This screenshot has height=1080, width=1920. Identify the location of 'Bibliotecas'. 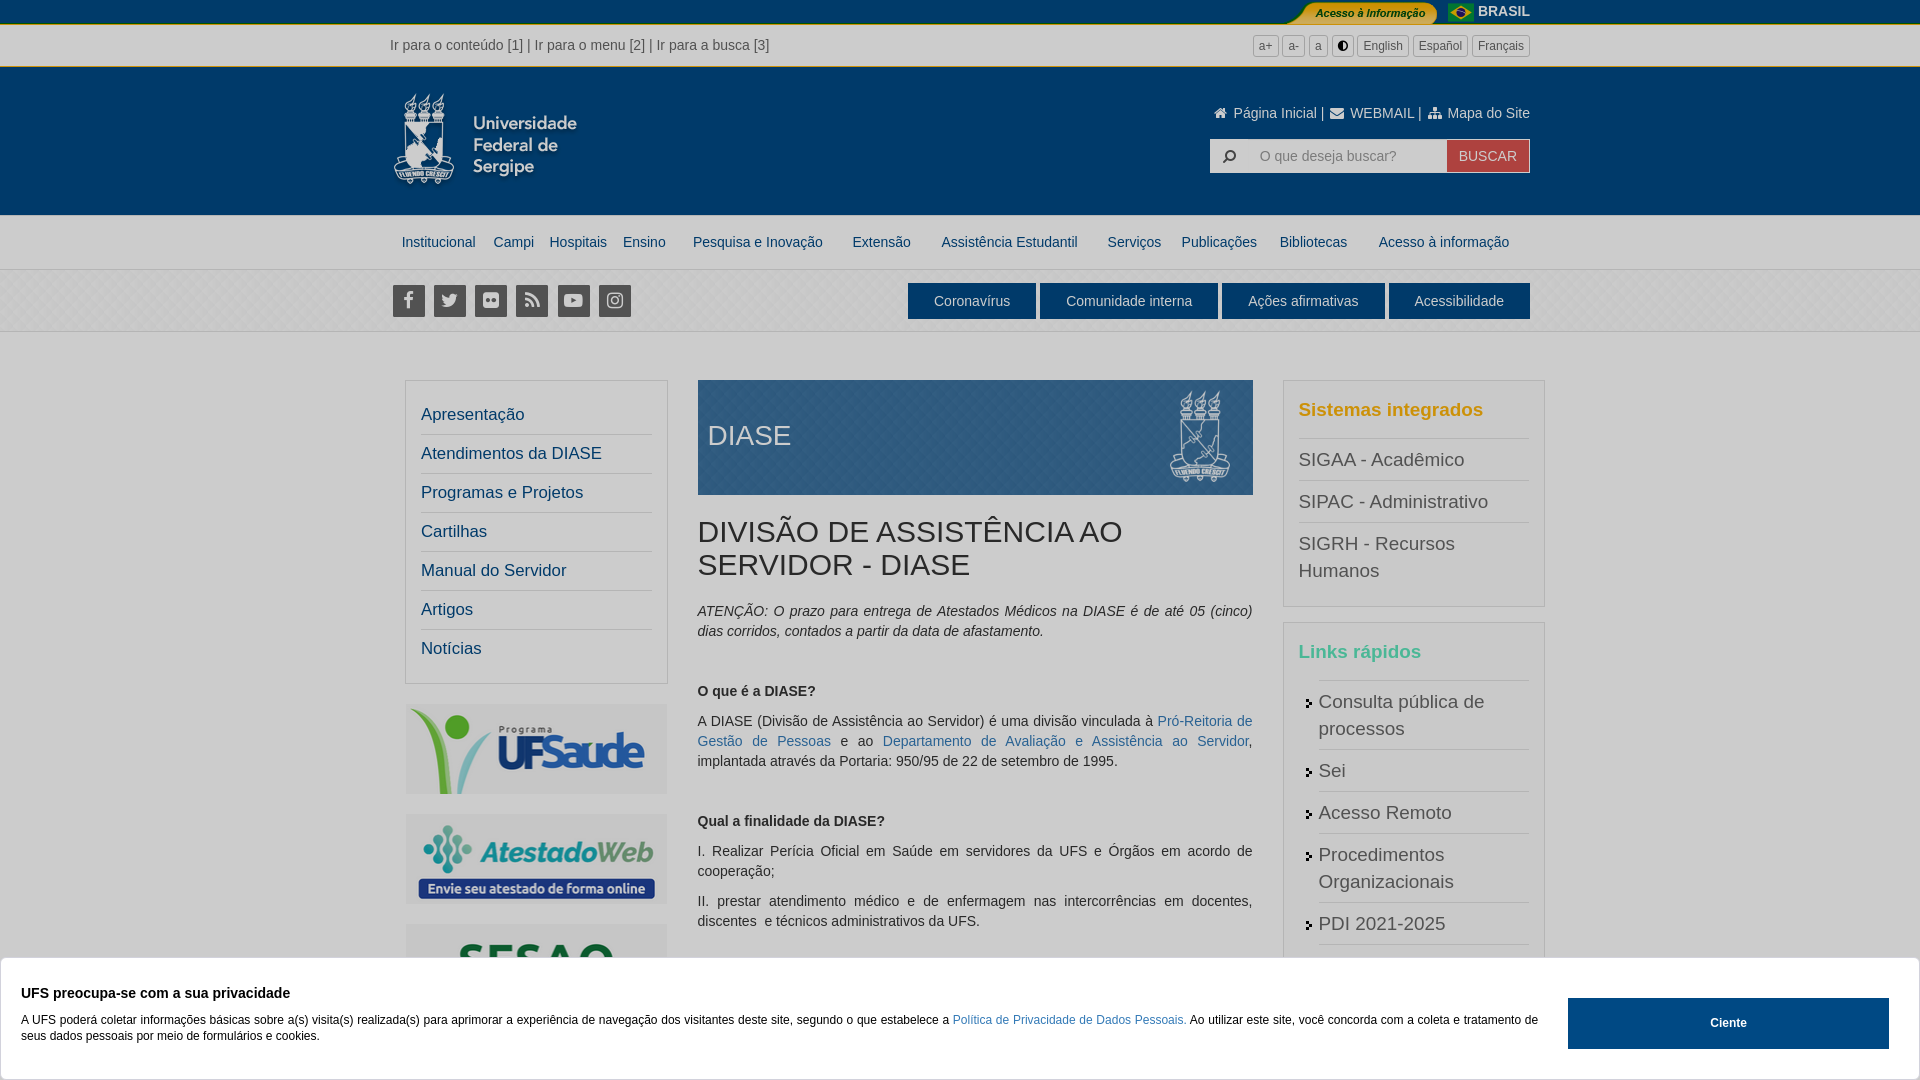
(1313, 241).